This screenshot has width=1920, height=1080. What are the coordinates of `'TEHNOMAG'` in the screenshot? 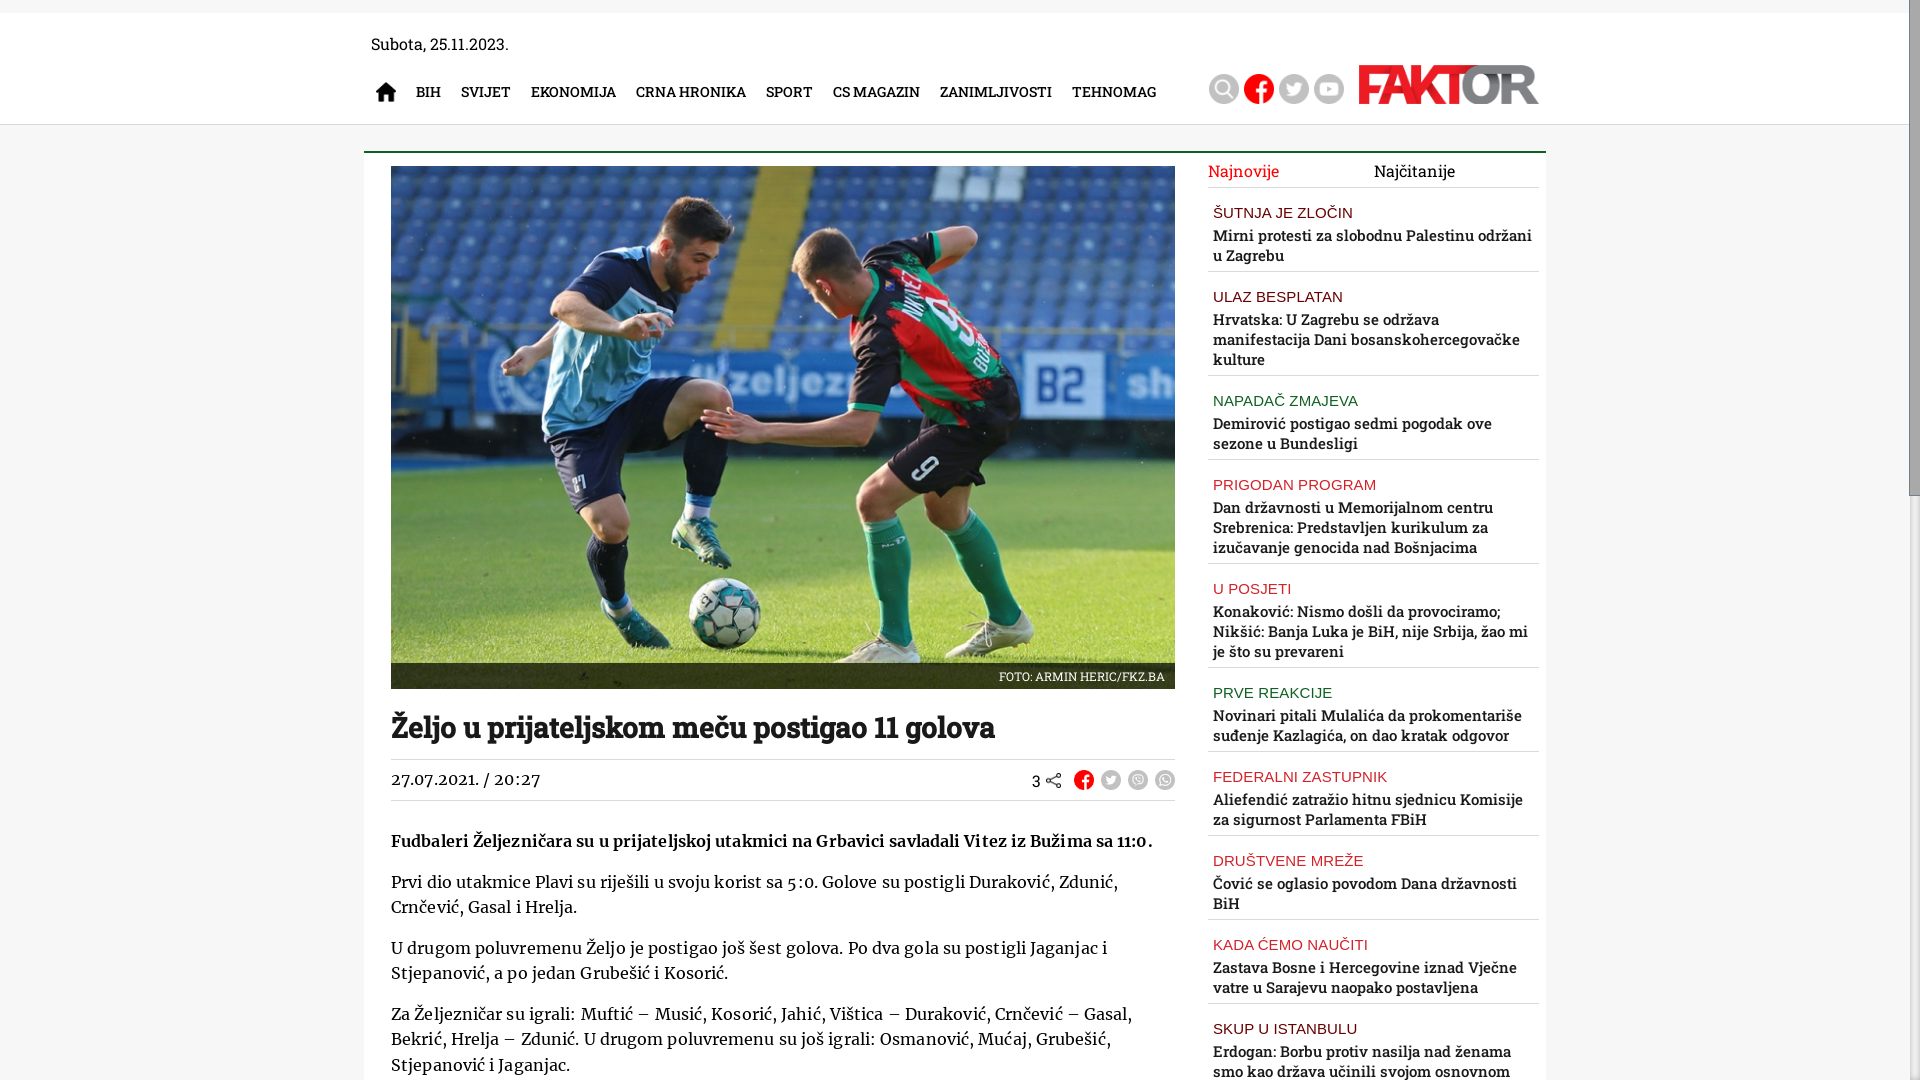 It's located at (1117, 91).